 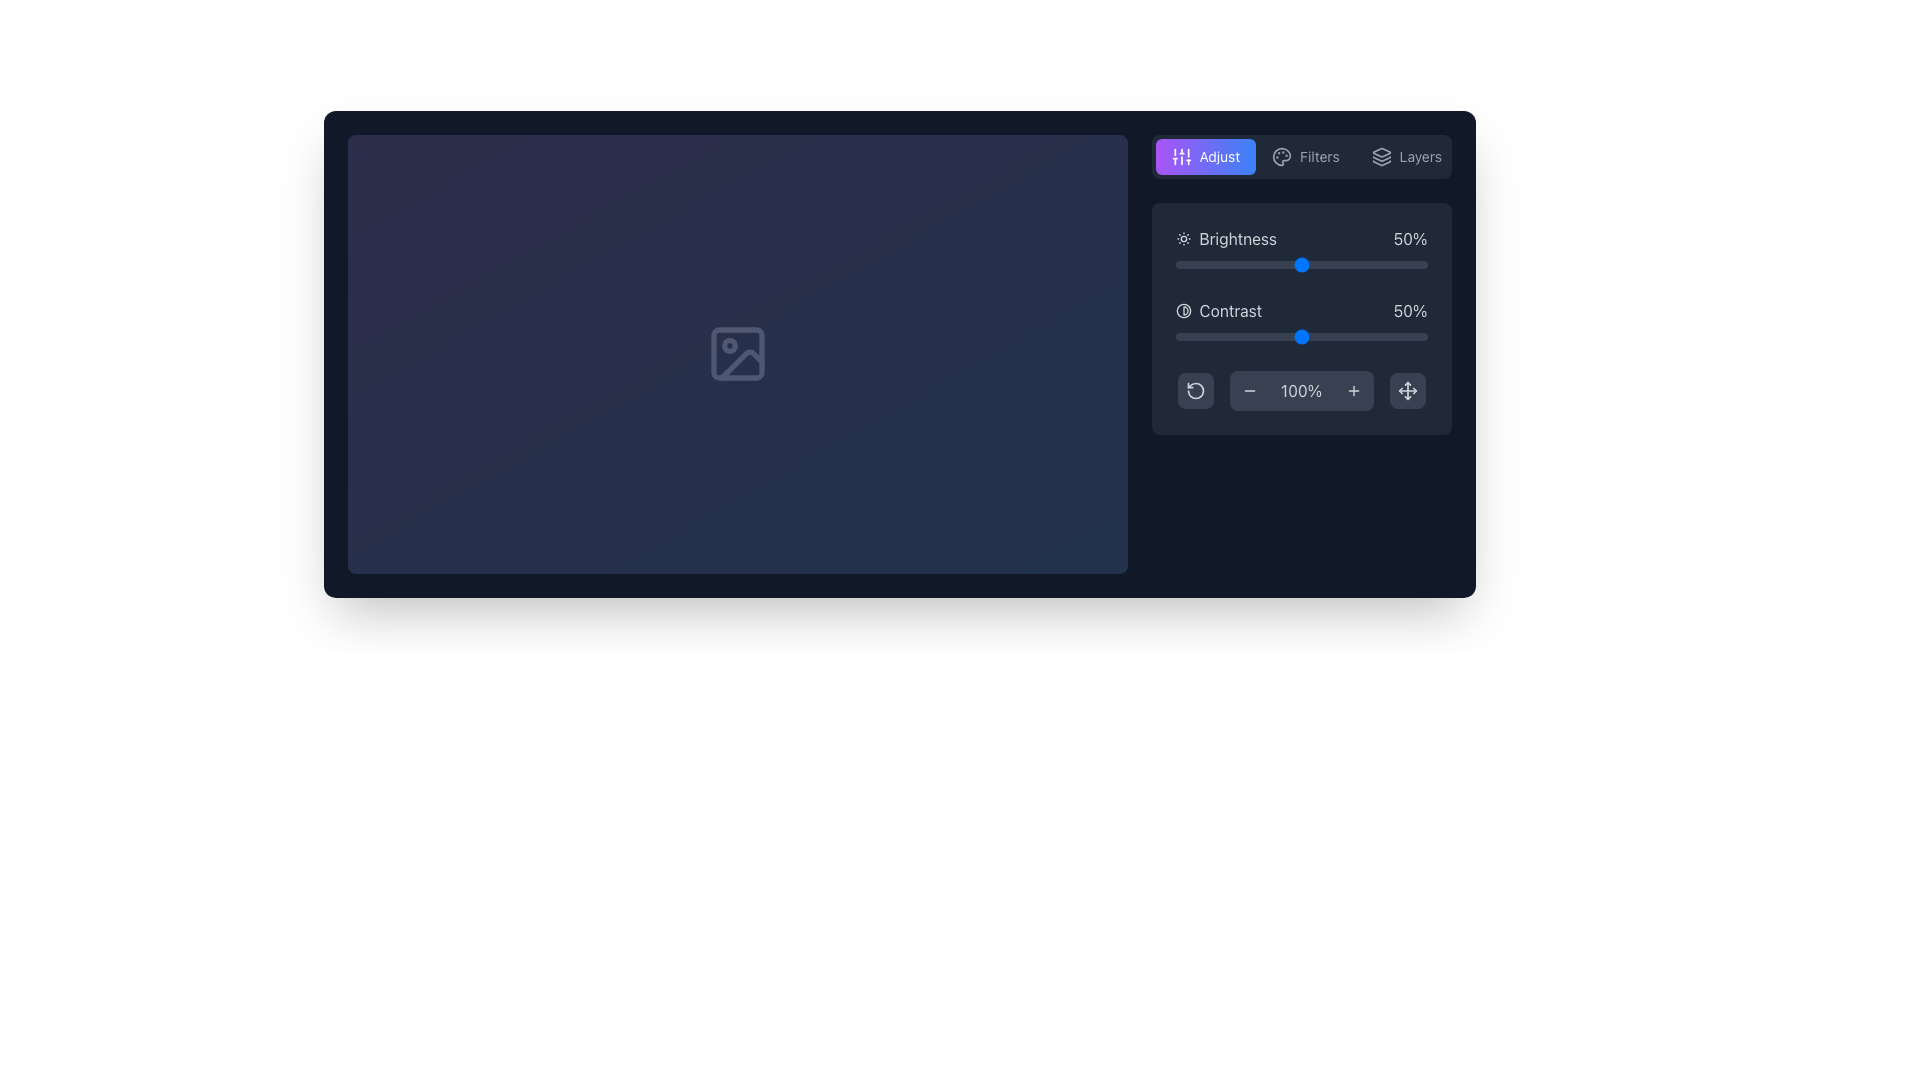 I want to click on the circular icon resembling an artist's palette located in the top-right corner of the interface, so click(x=1282, y=156).